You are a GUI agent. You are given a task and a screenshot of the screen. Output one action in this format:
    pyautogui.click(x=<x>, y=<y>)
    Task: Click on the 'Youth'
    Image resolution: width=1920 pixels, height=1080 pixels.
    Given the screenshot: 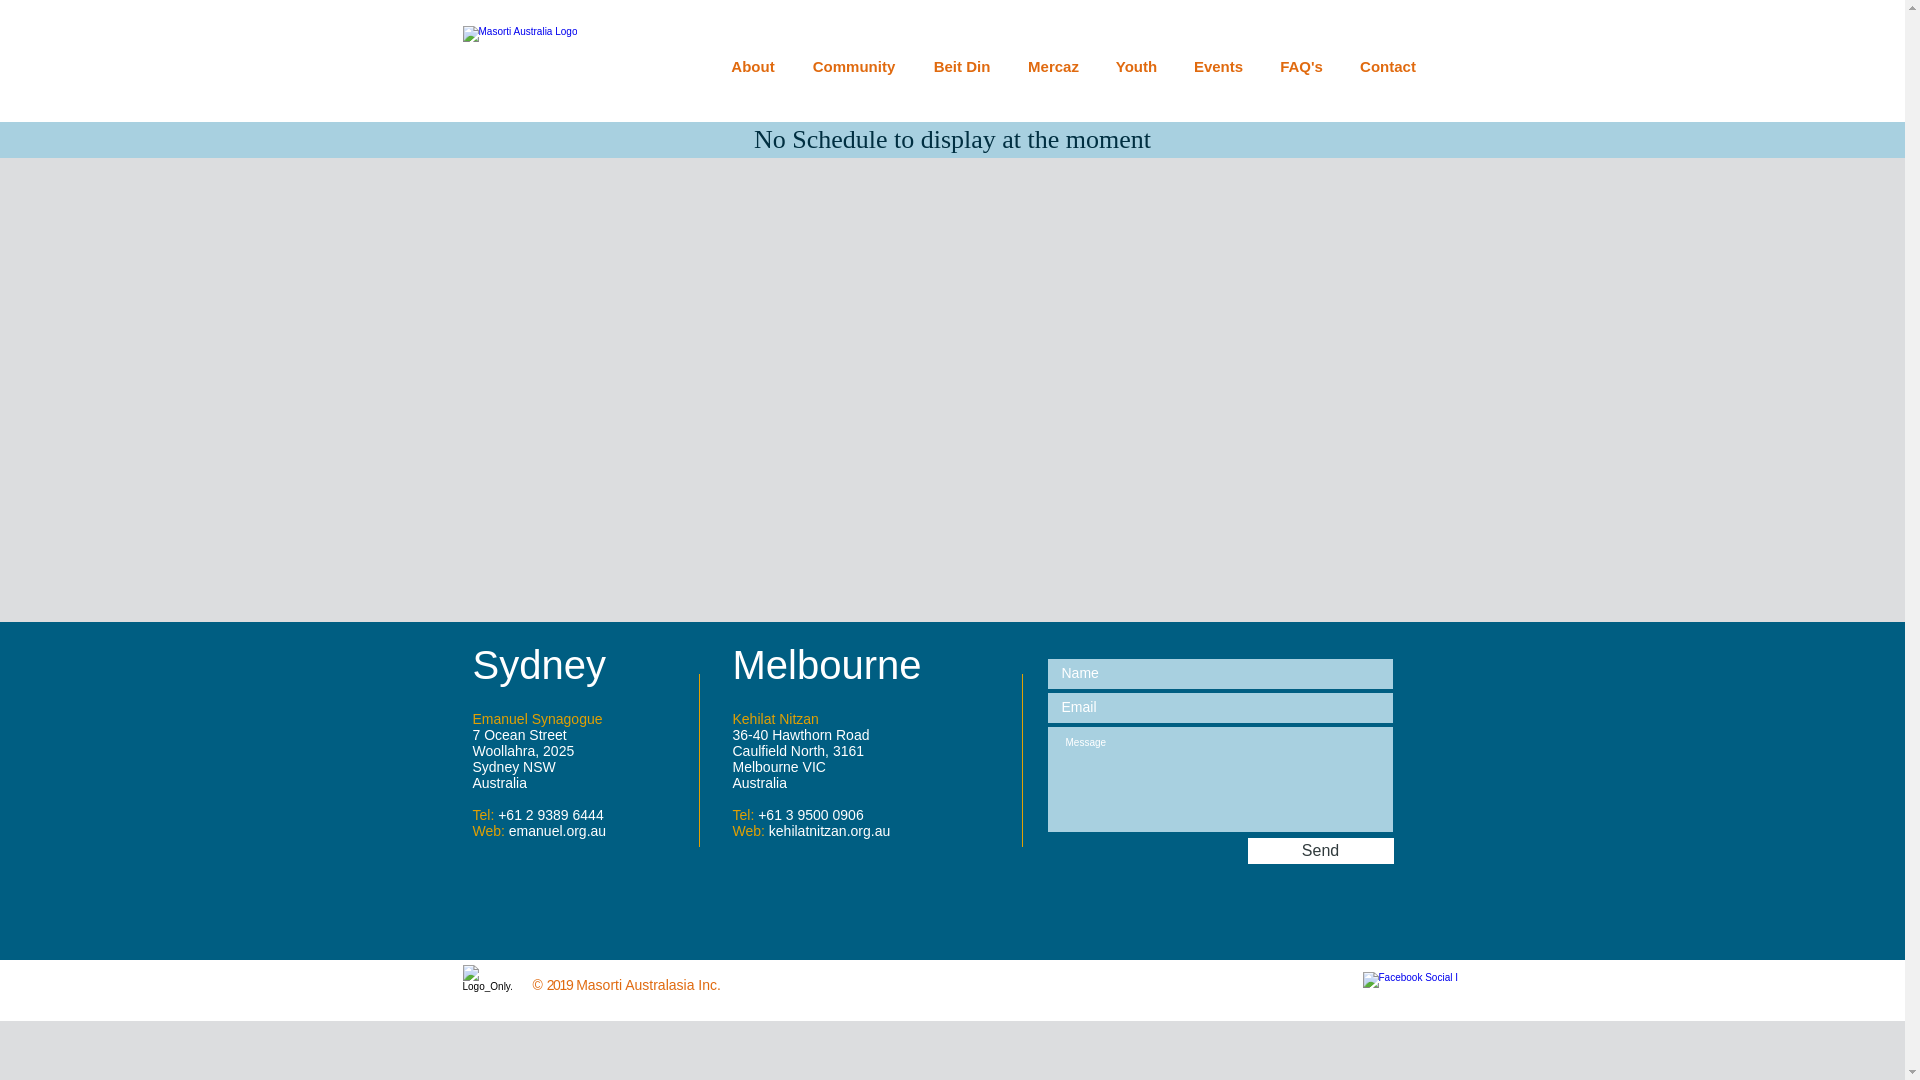 What is the action you would take?
    pyautogui.click(x=1137, y=65)
    